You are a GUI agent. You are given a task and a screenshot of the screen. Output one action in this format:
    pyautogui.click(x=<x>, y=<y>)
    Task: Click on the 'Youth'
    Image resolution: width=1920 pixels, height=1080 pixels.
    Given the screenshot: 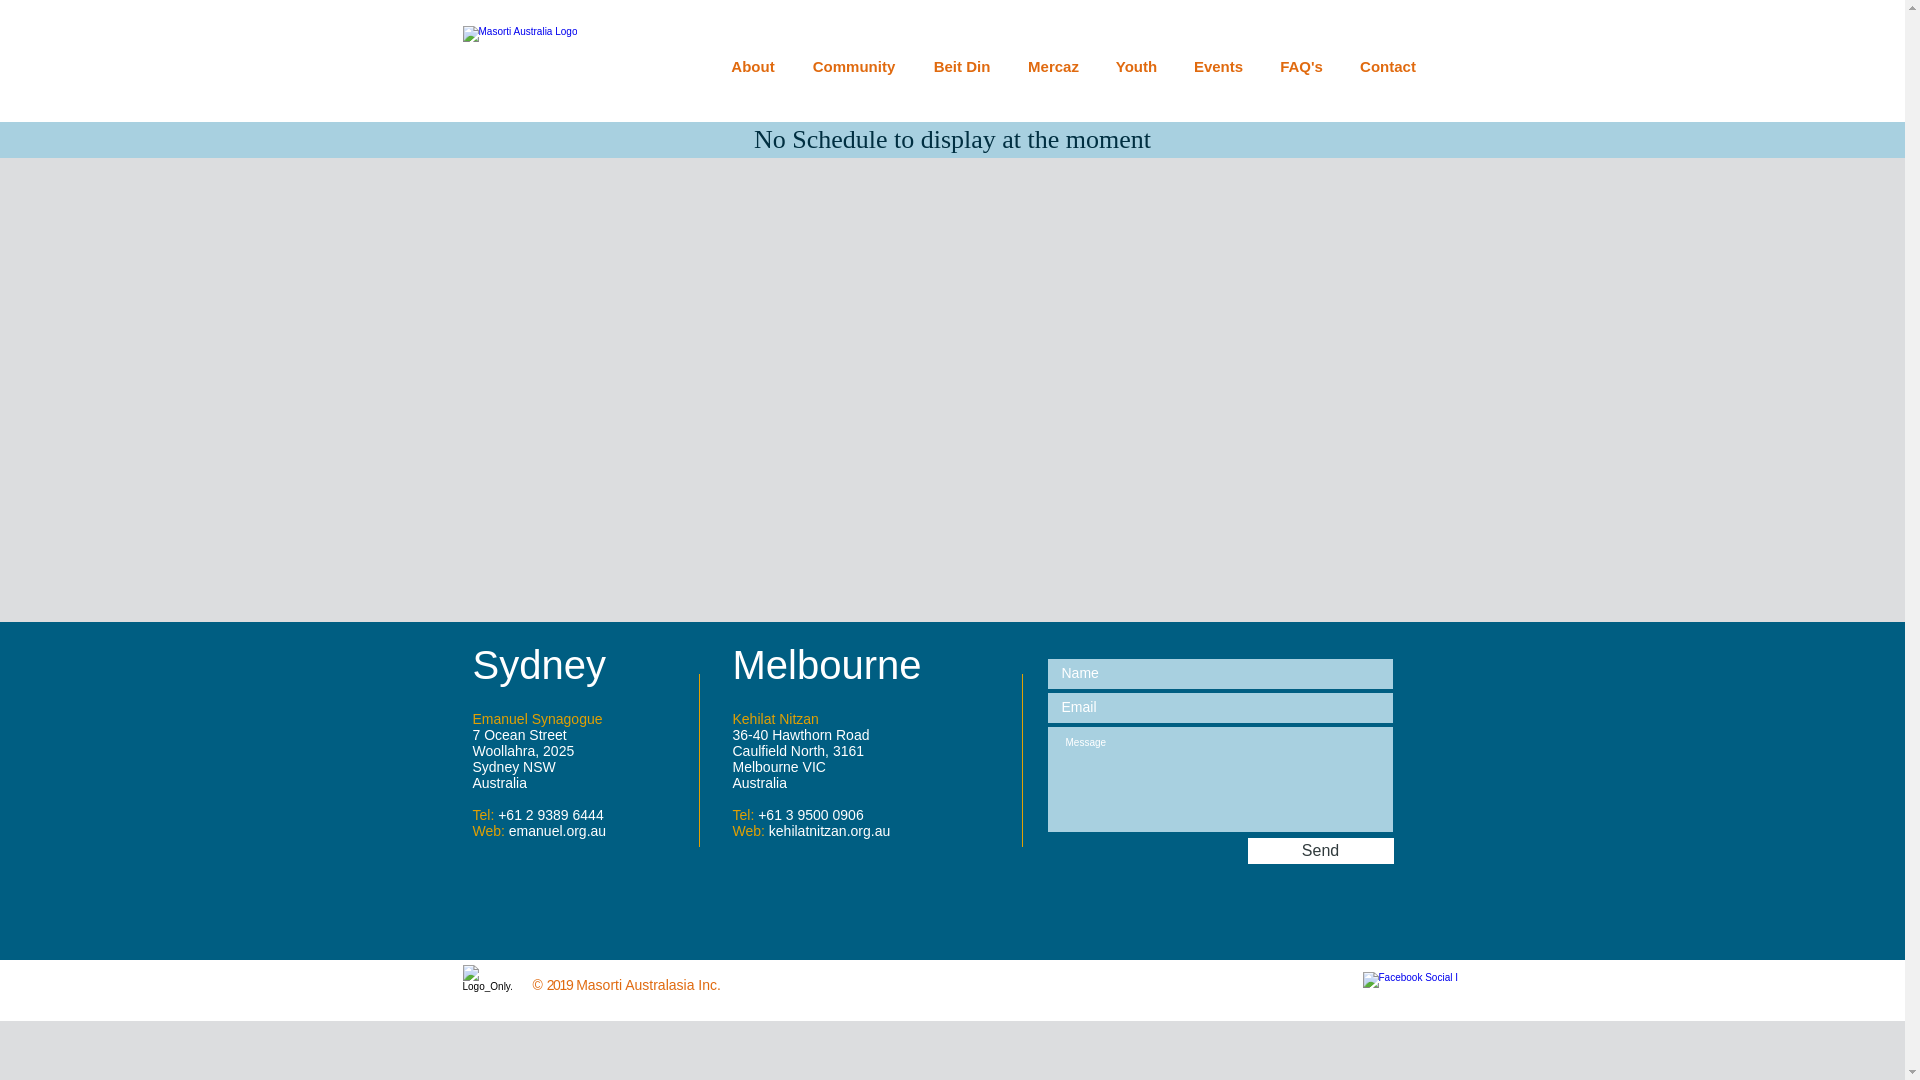 What is the action you would take?
    pyautogui.click(x=1137, y=65)
    